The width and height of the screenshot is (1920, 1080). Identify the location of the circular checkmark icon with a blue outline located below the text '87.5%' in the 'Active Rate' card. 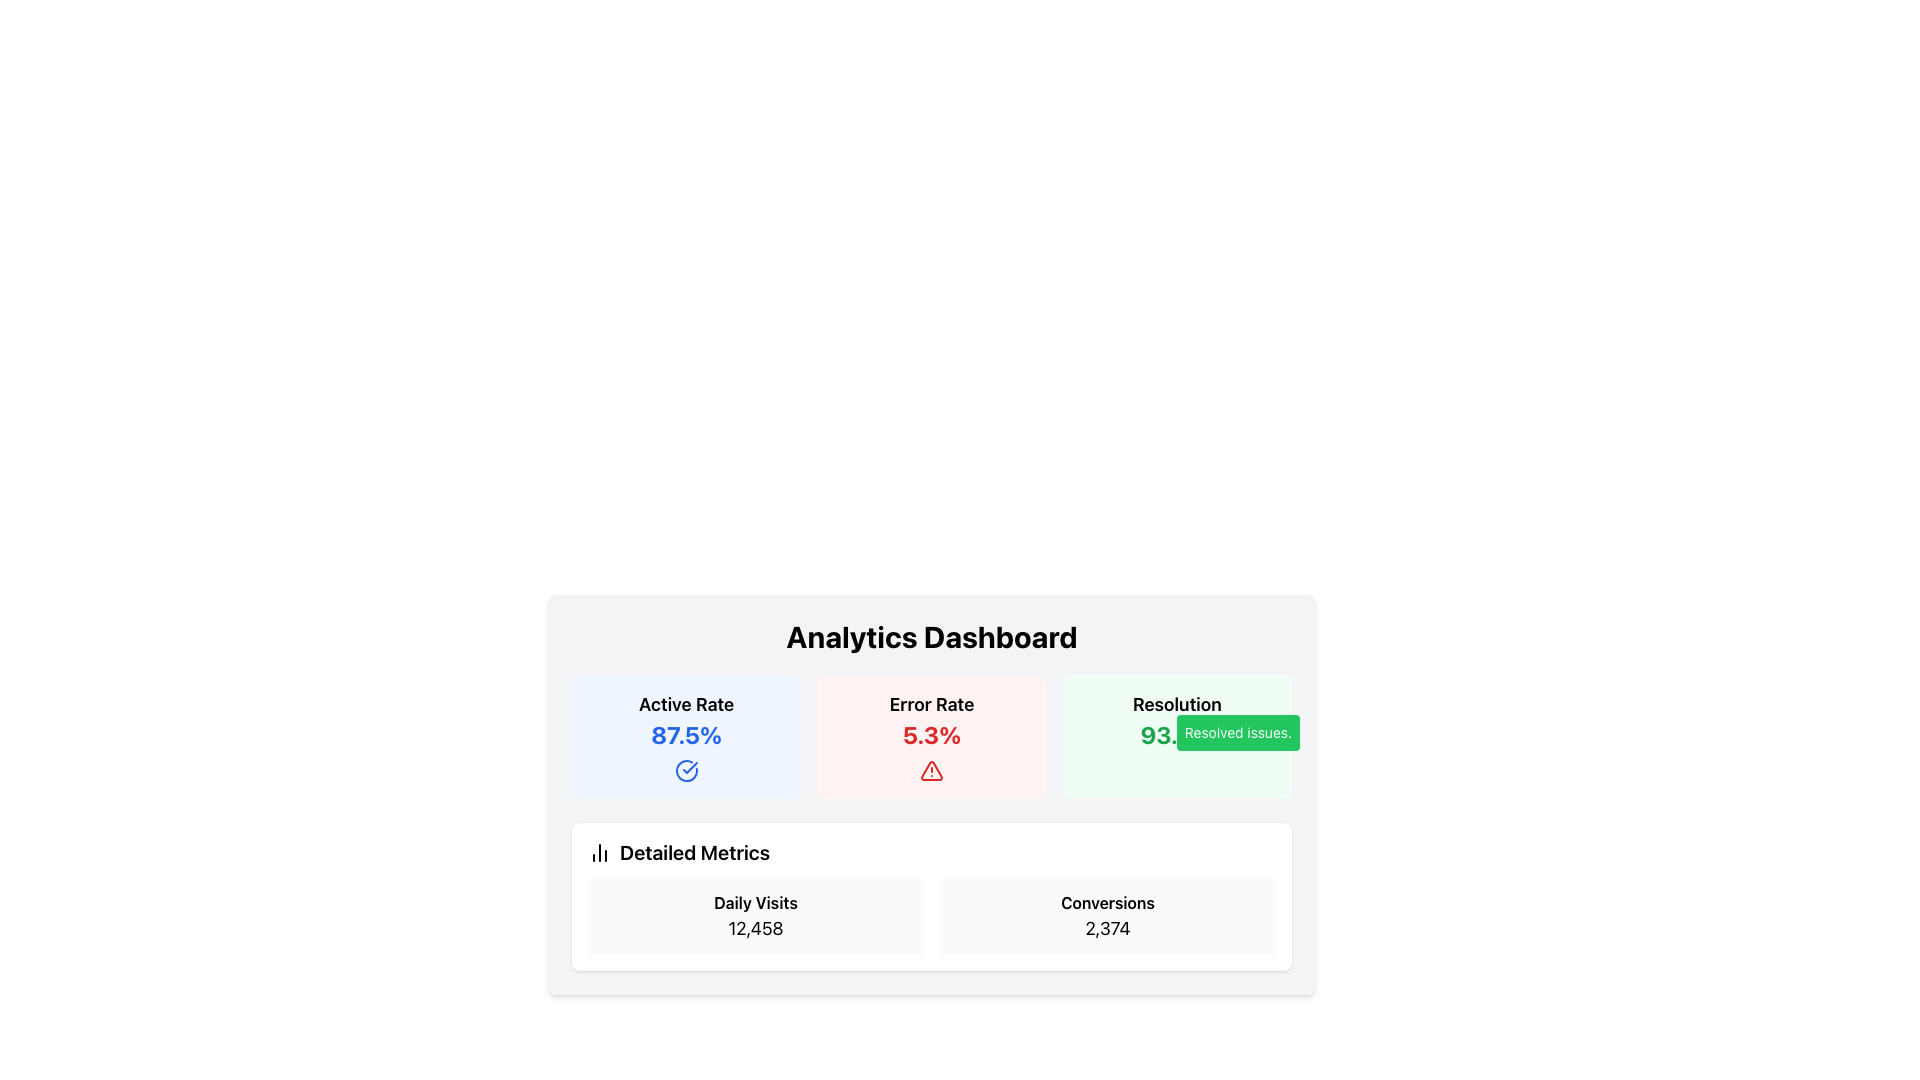
(686, 770).